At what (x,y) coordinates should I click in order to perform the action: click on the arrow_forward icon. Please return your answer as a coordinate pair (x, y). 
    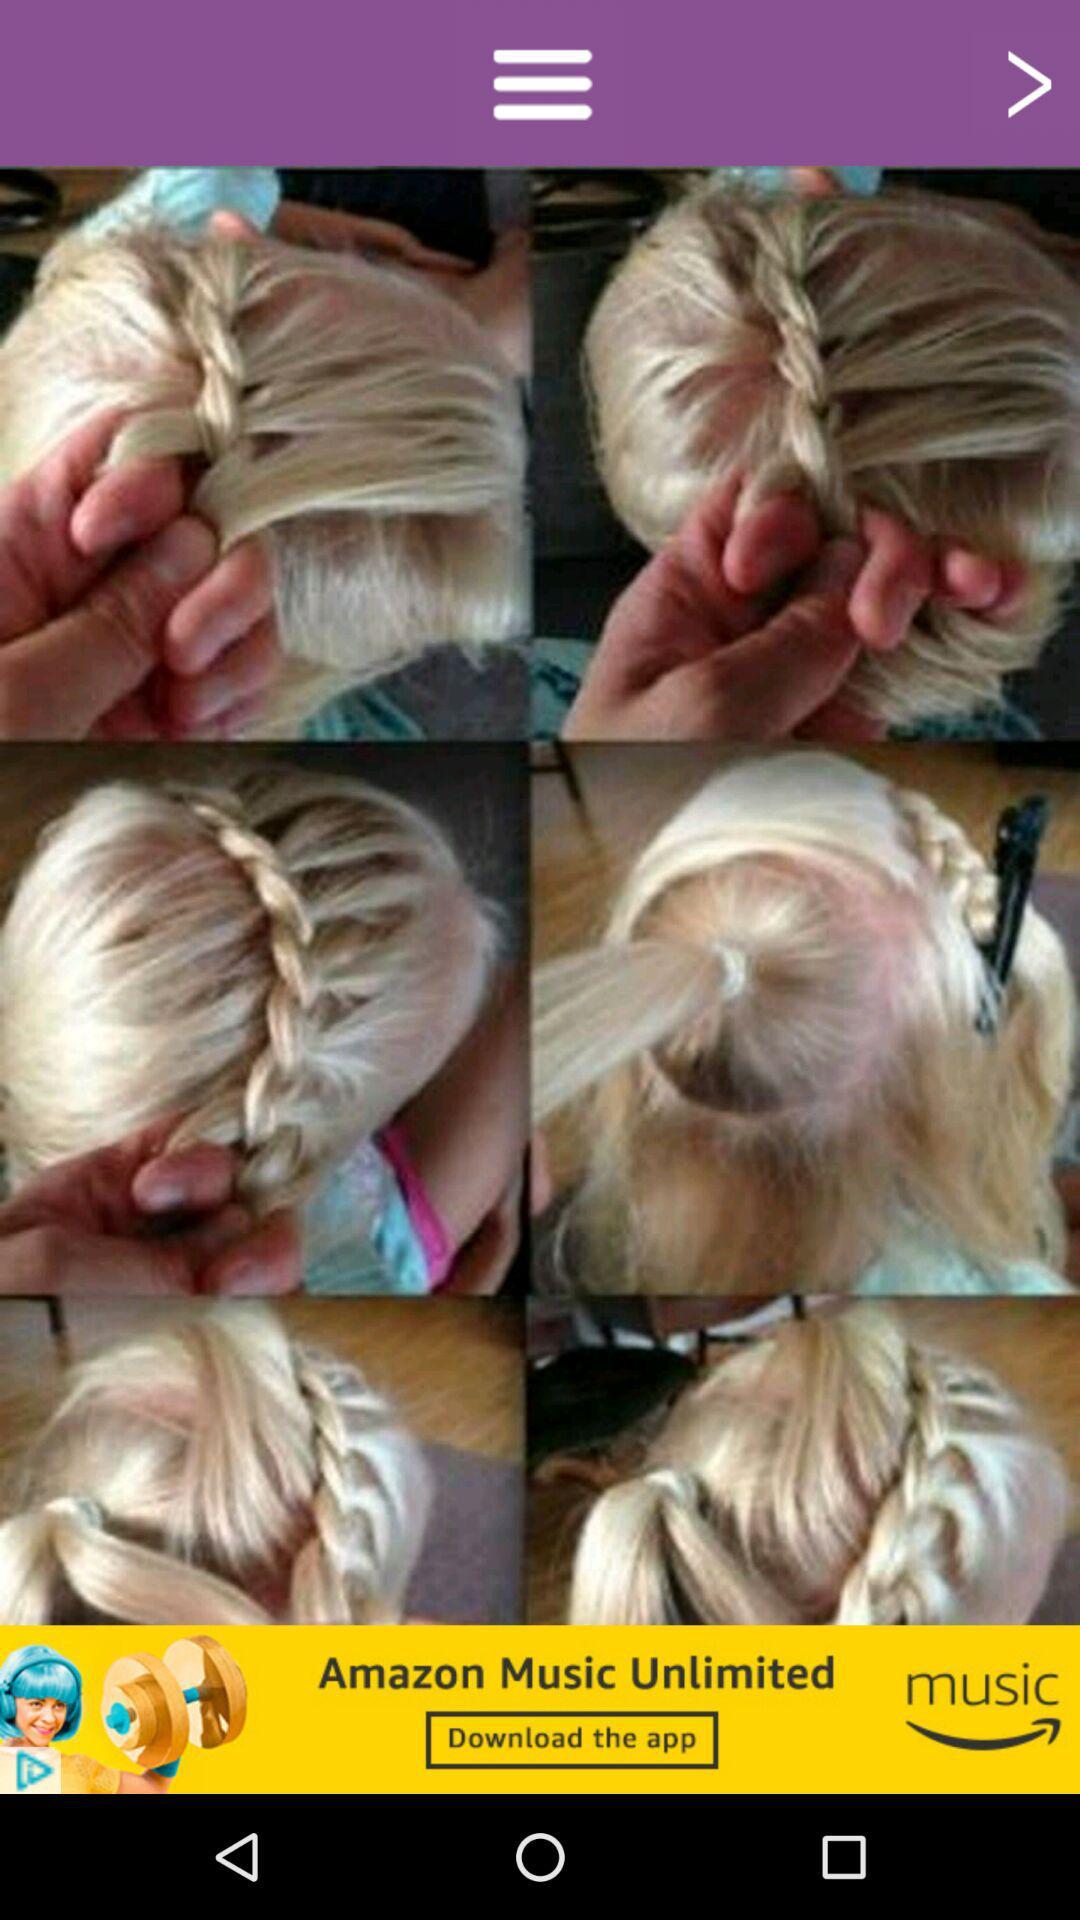
    Looking at the image, I should click on (1026, 87).